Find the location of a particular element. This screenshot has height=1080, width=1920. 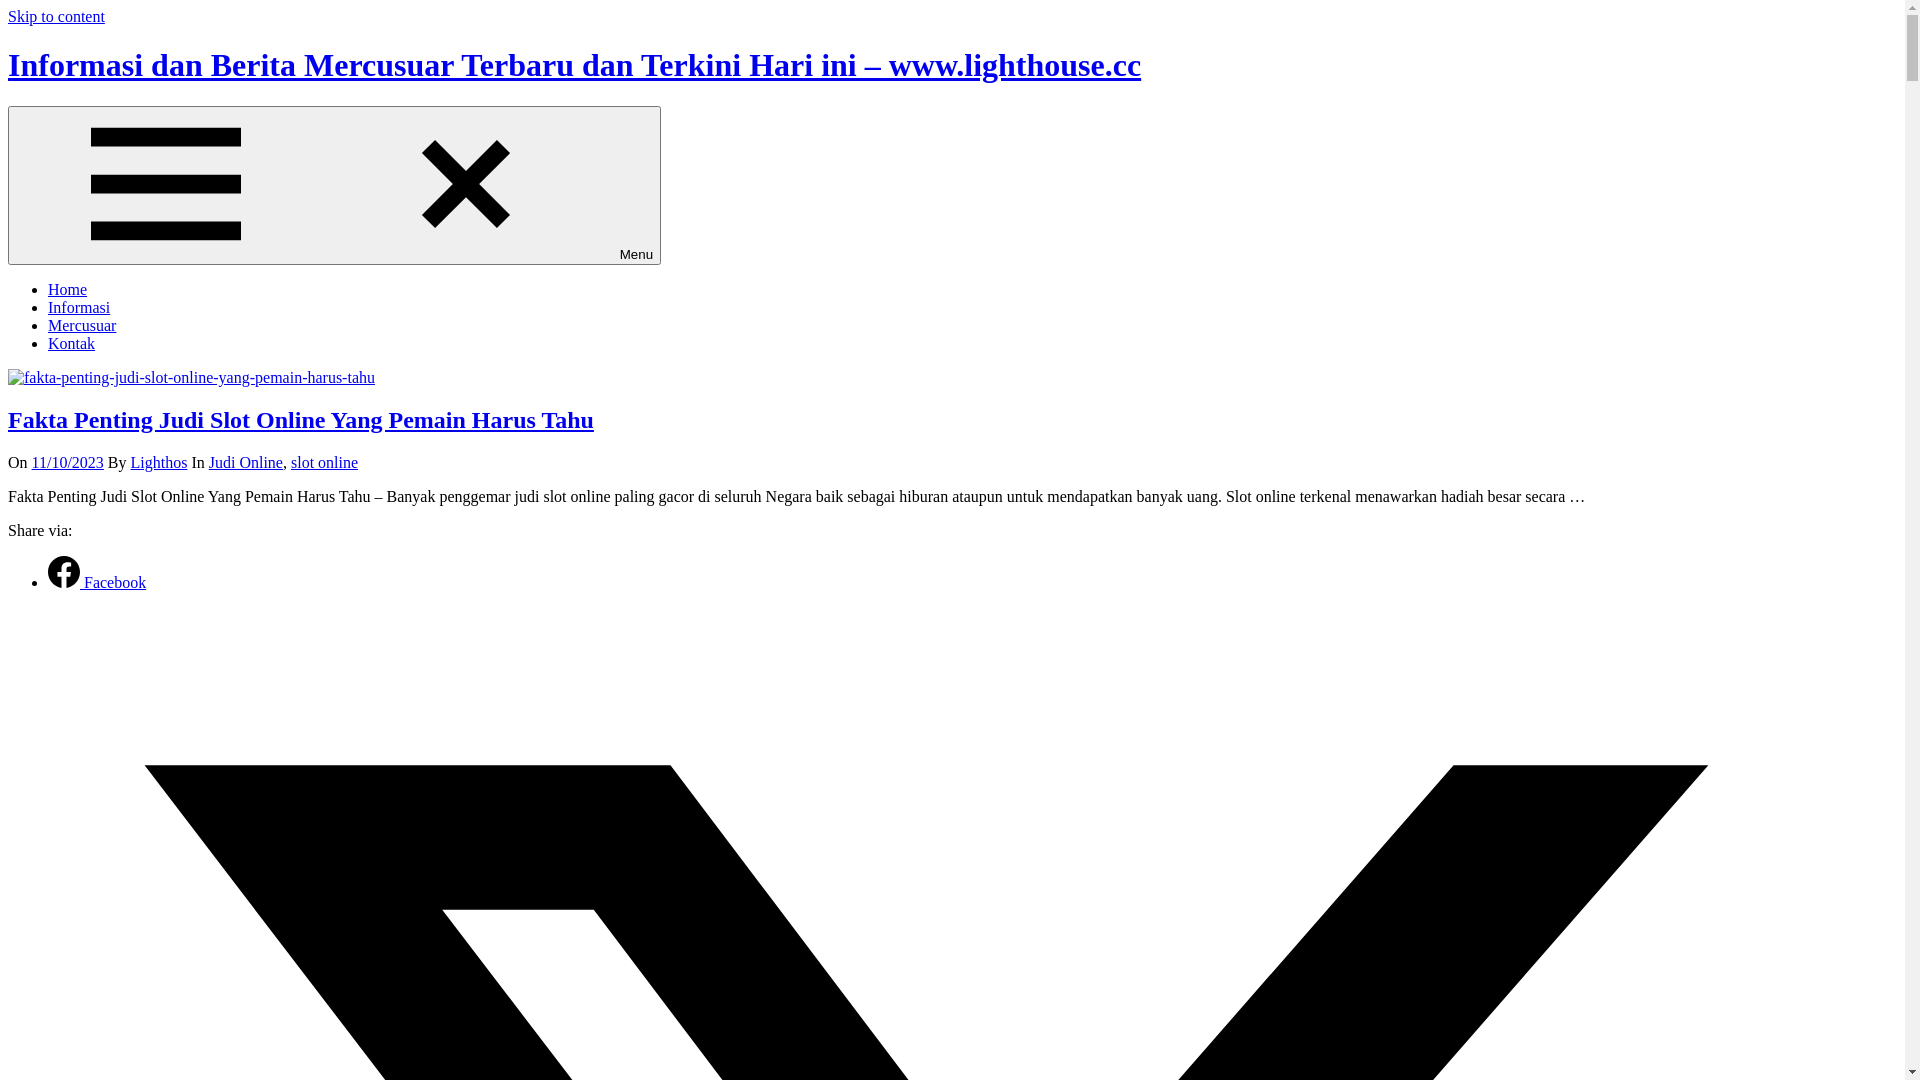

'Lighthos' is located at coordinates (158, 462).